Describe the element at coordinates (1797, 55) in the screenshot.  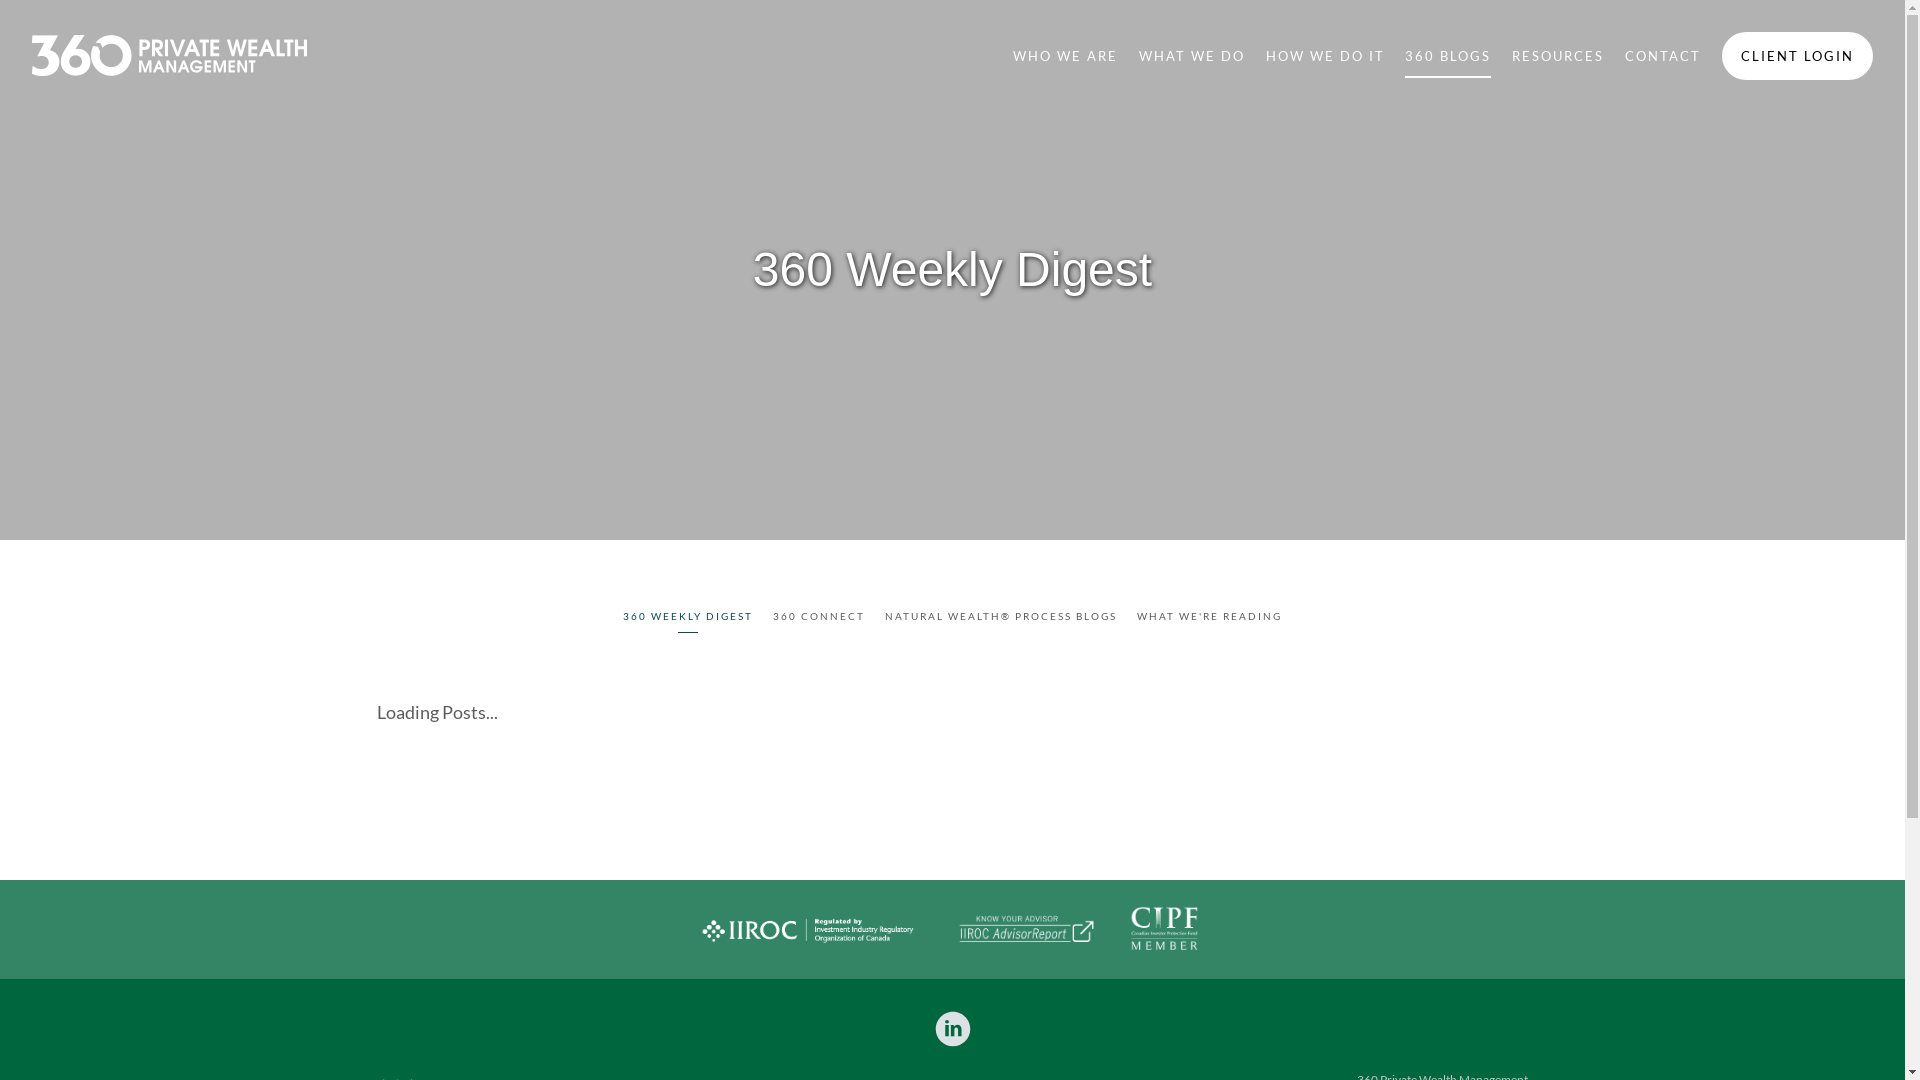
I see `'CLIENT LOGIN'` at that location.